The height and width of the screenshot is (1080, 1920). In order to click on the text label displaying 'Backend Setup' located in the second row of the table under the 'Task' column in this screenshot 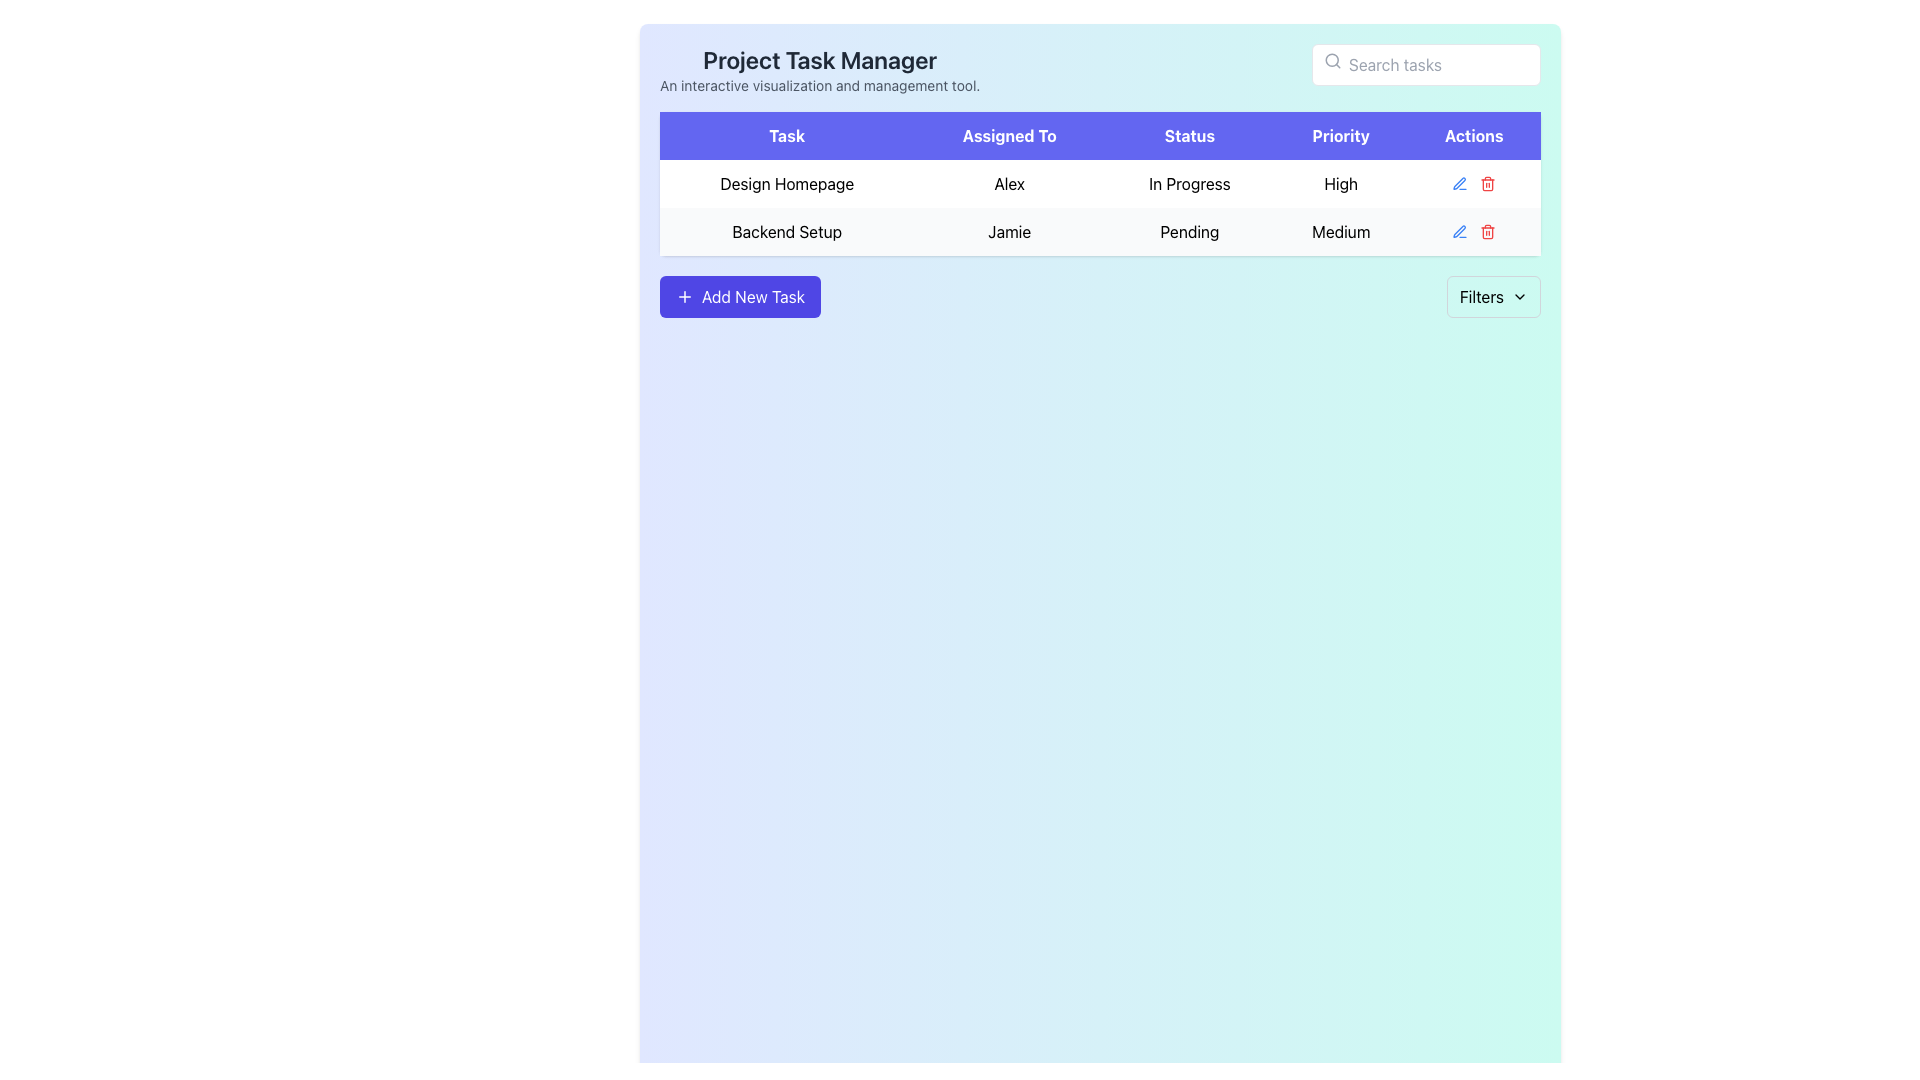, I will do `click(786, 230)`.